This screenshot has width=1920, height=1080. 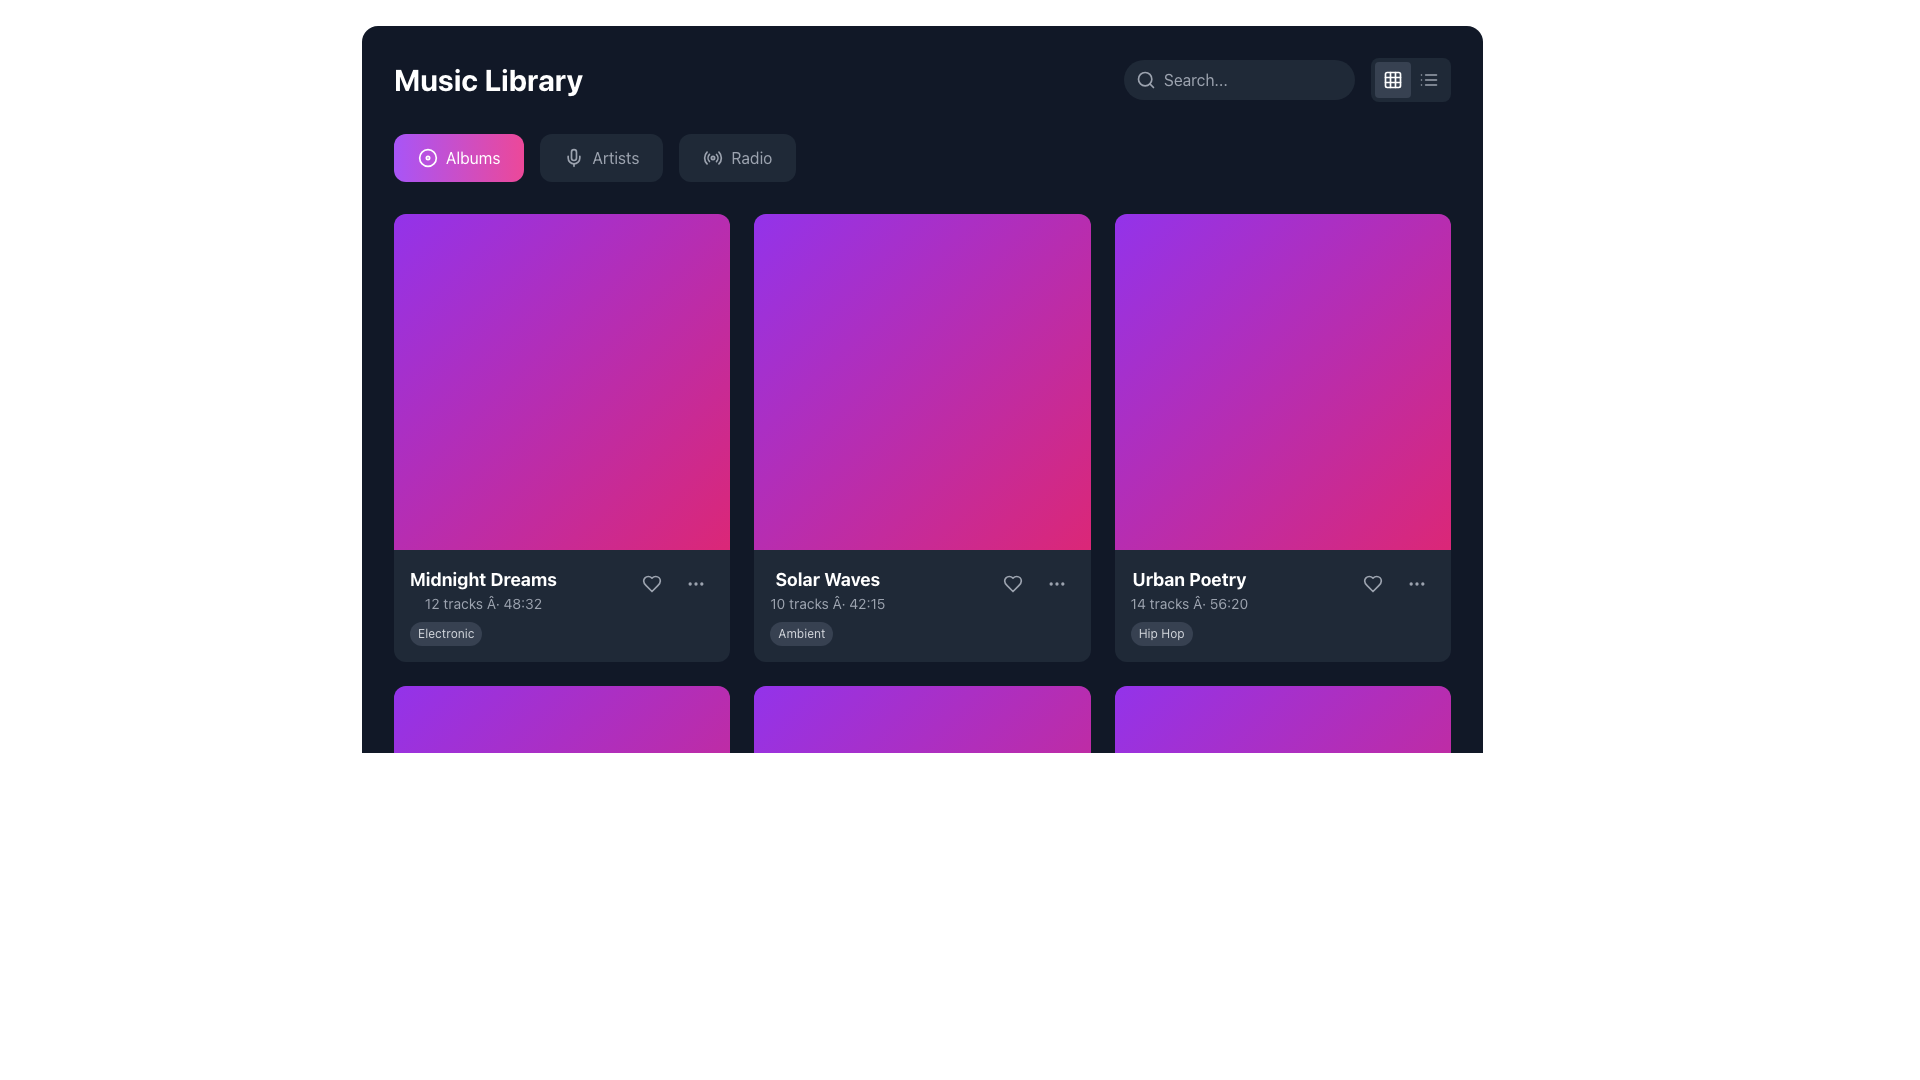 I want to click on the heart icon button, which is gray and changes to pink on hover, located in the second album card to the right of the 'Solar Waves' album title, so click(x=1012, y=584).